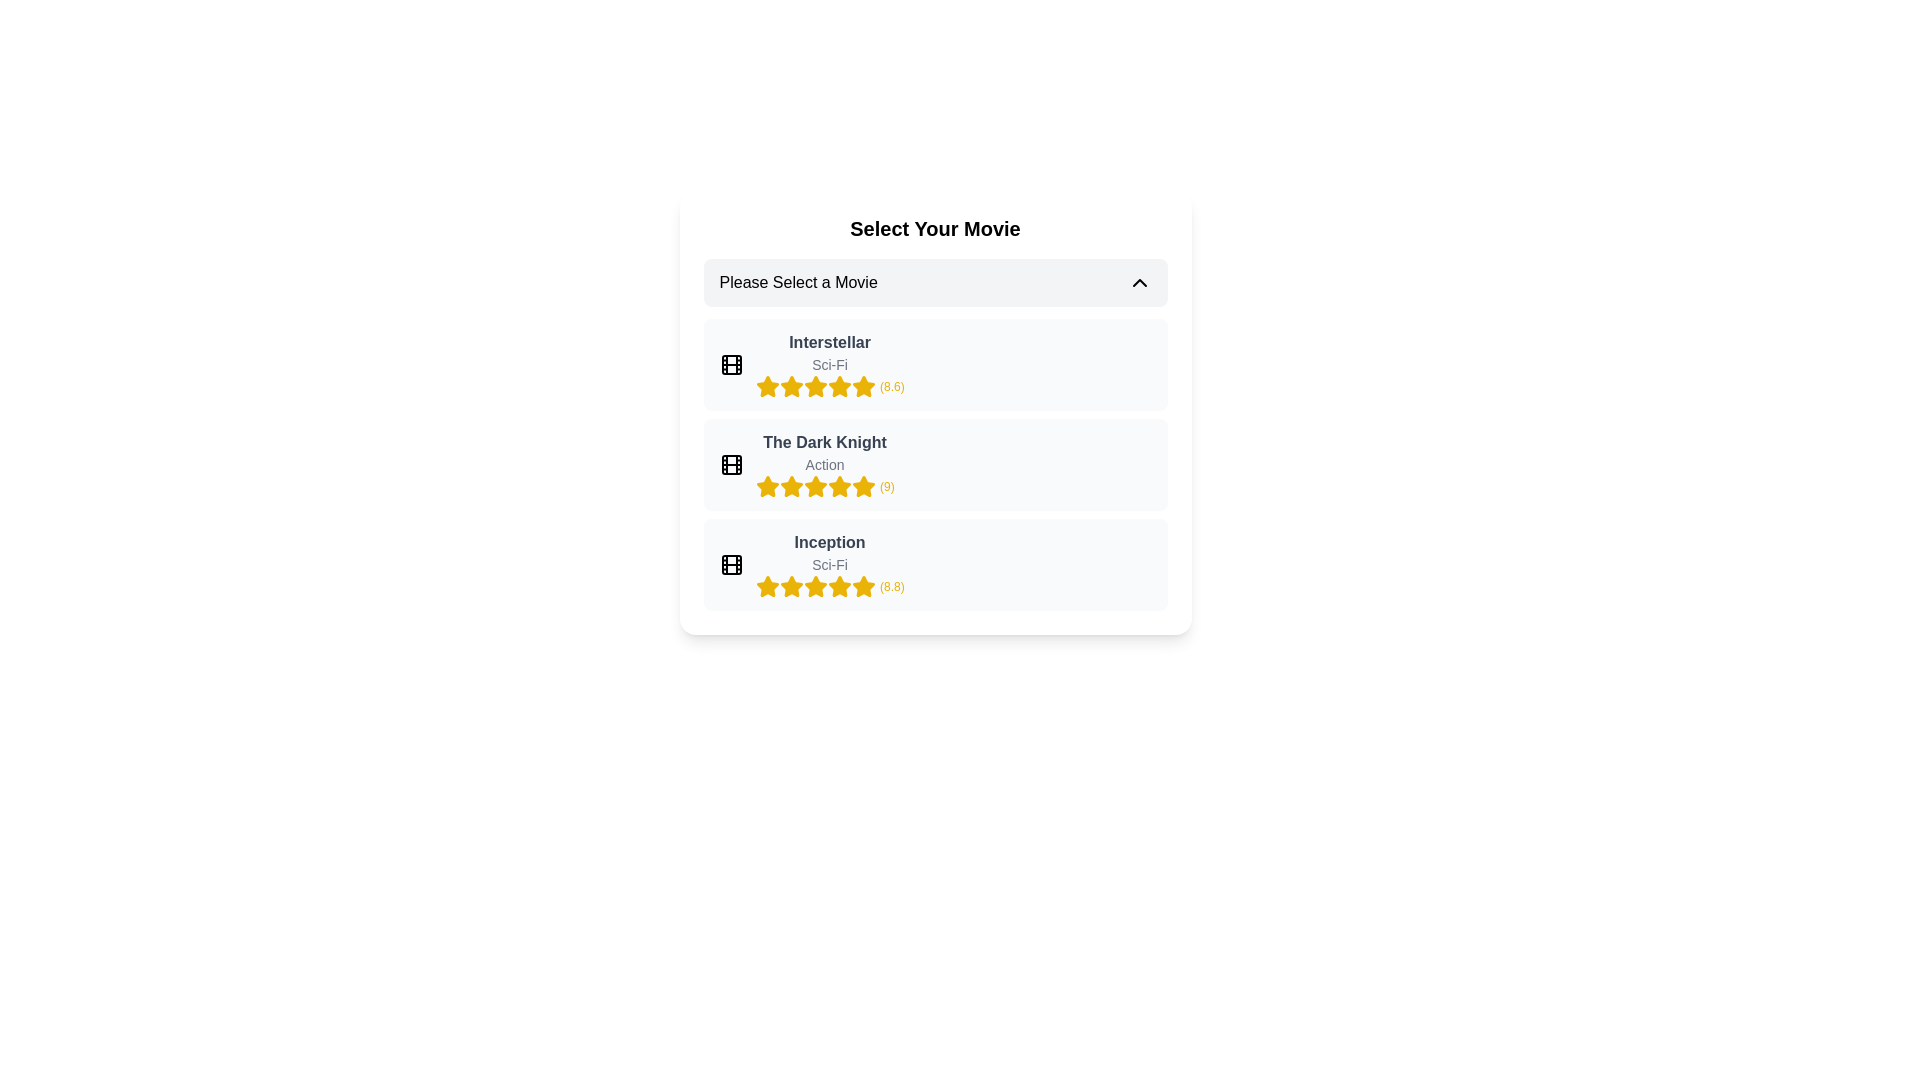  Describe the element at coordinates (863, 585) in the screenshot. I see `the fifth rating star icon indicating the movie 'Inception'` at that location.